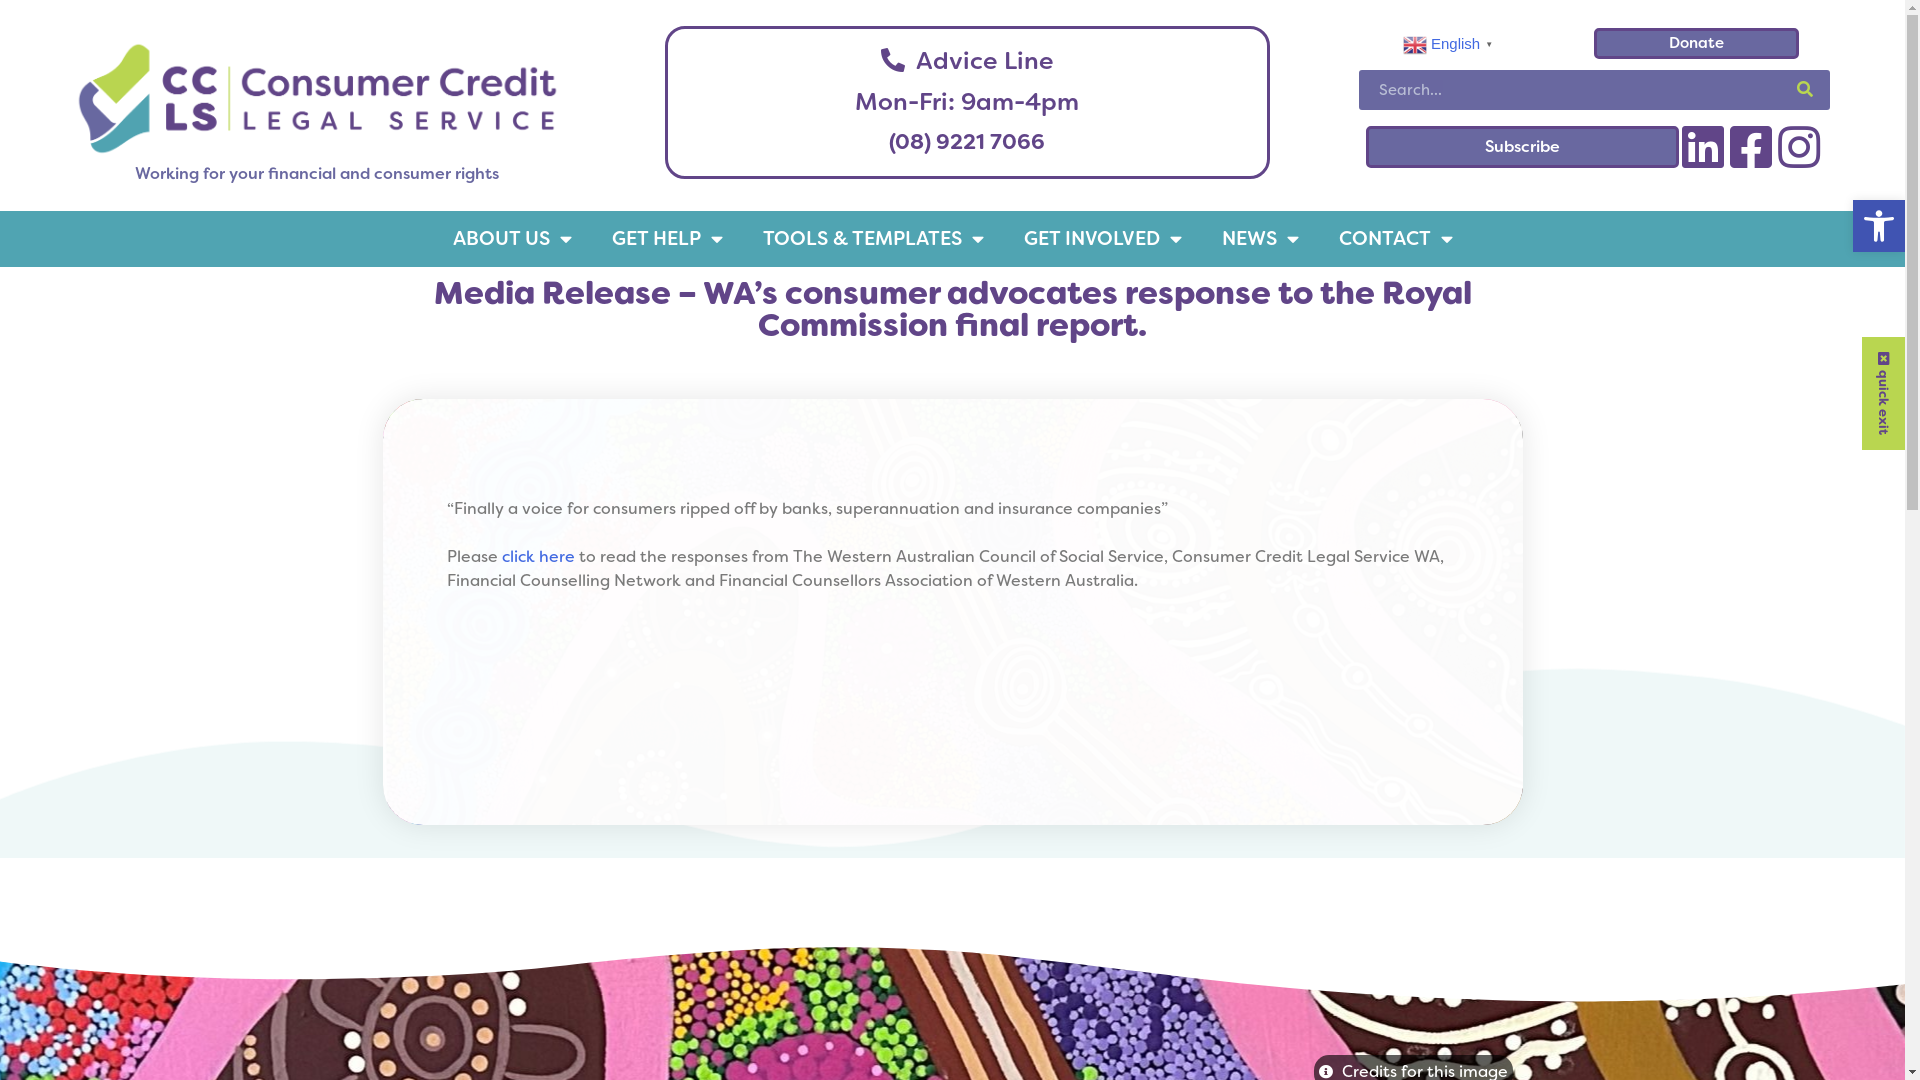  I want to click on 'NEWS', so click(1259, 237).